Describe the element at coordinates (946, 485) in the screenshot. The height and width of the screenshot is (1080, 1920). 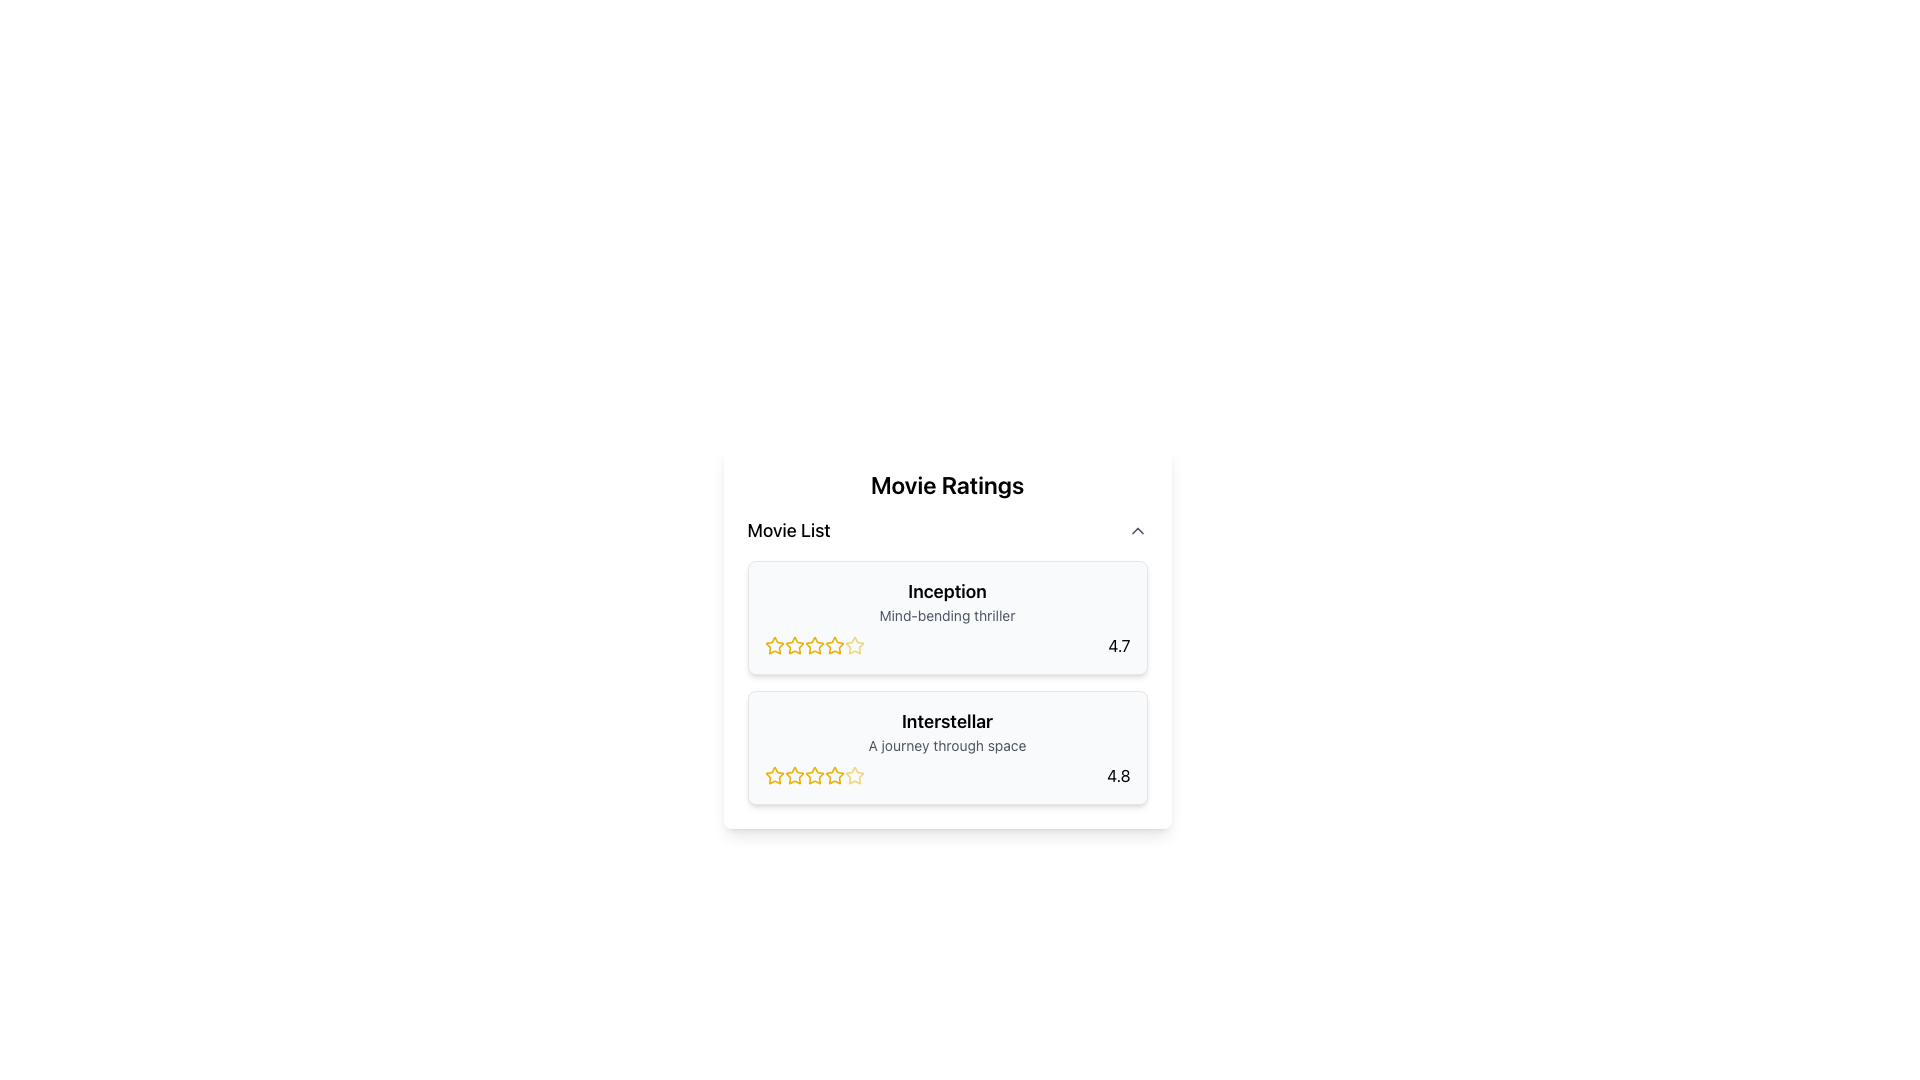
I see `the header element indicating the theme or focus of the movie ratings section, which is centrally aligned above other elements` at that location.